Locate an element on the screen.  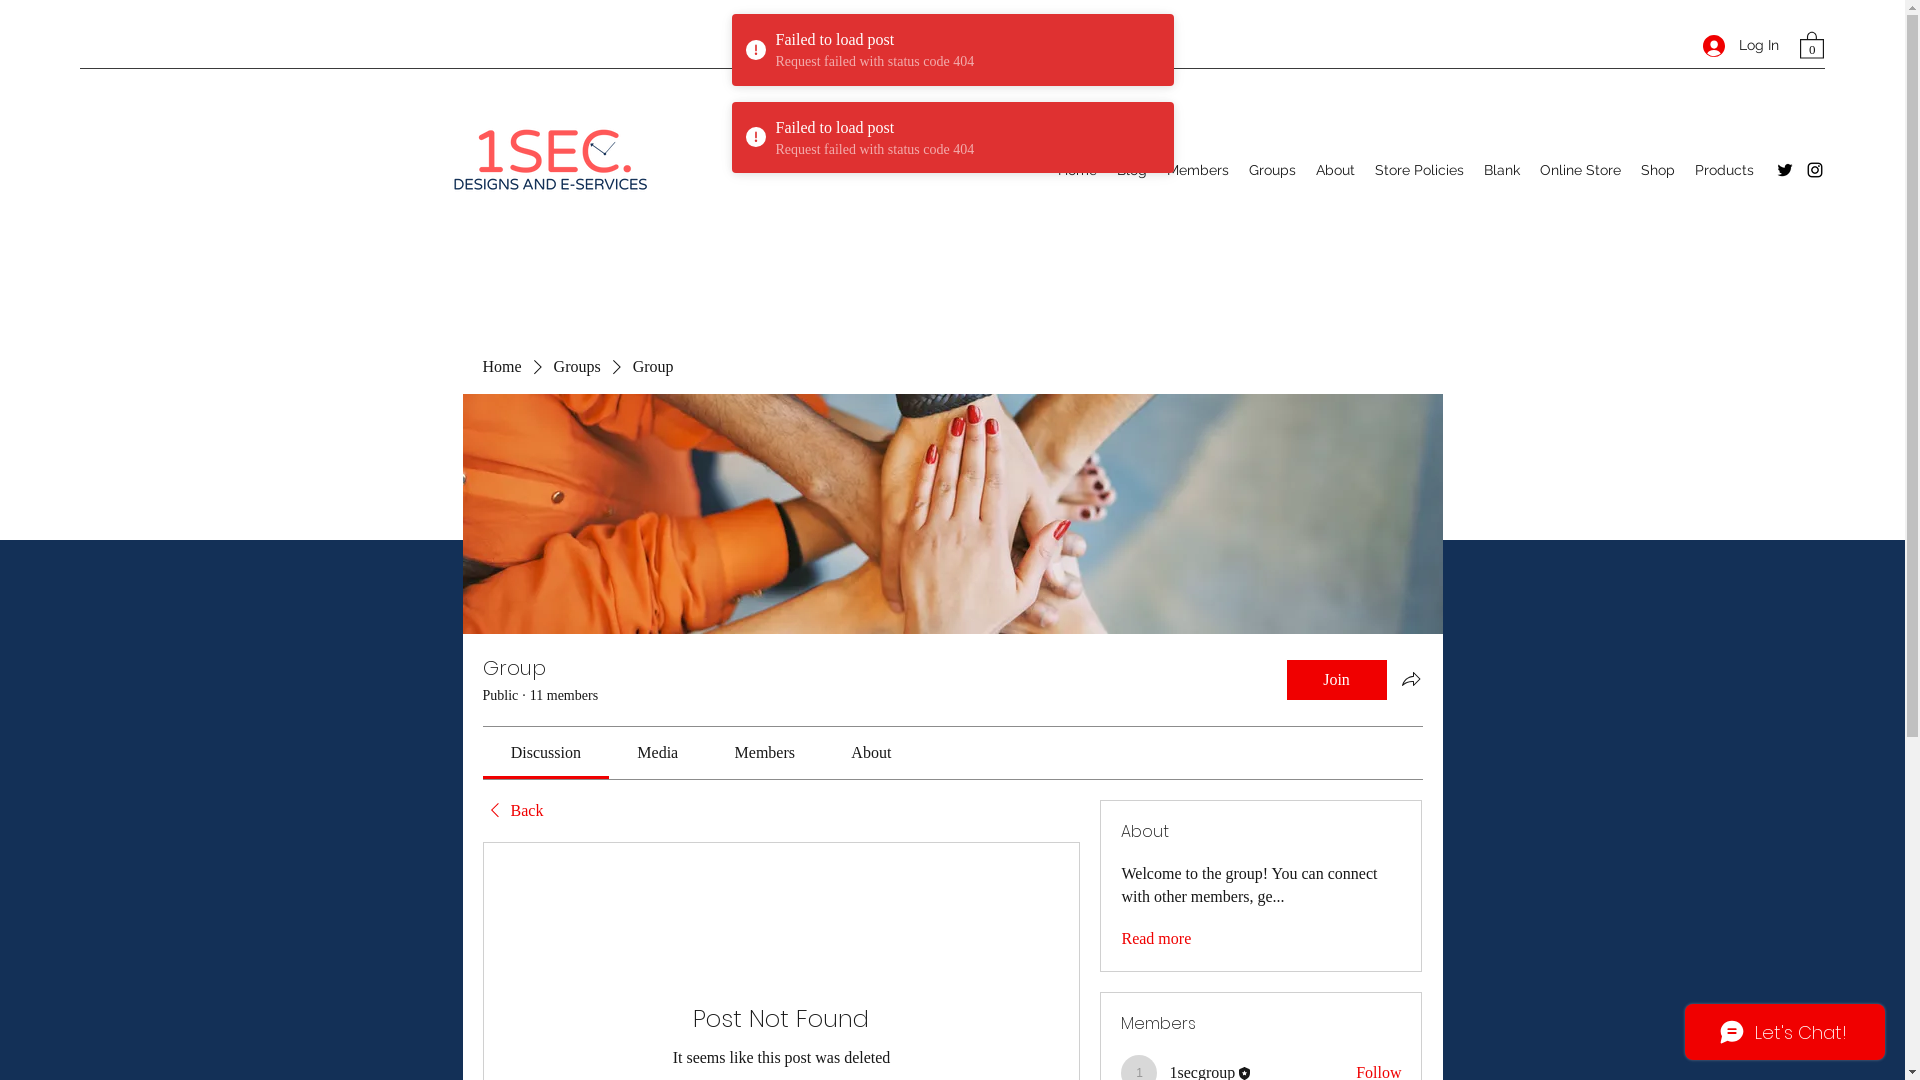
'Join' is located at coordinates (1335, 678).